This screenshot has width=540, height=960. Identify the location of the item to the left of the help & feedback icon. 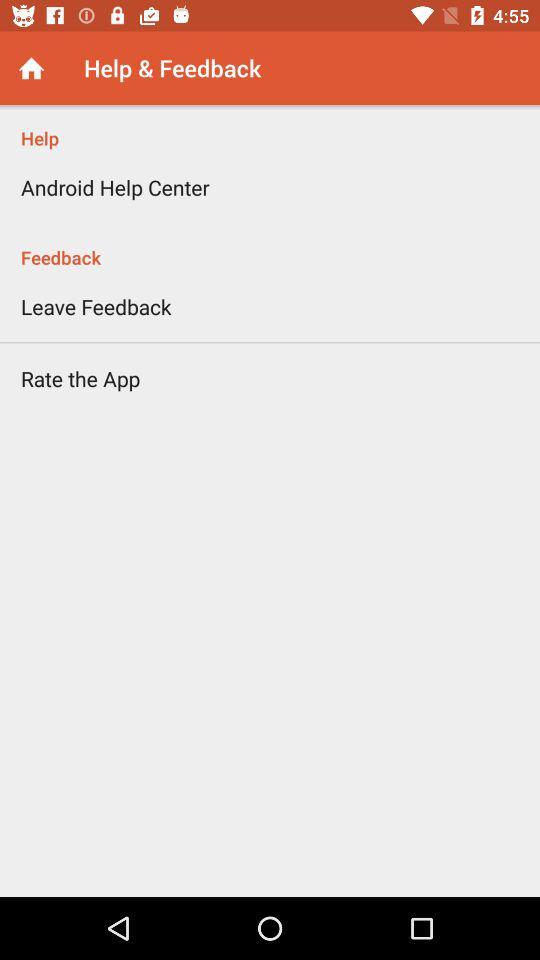
(30, 68).